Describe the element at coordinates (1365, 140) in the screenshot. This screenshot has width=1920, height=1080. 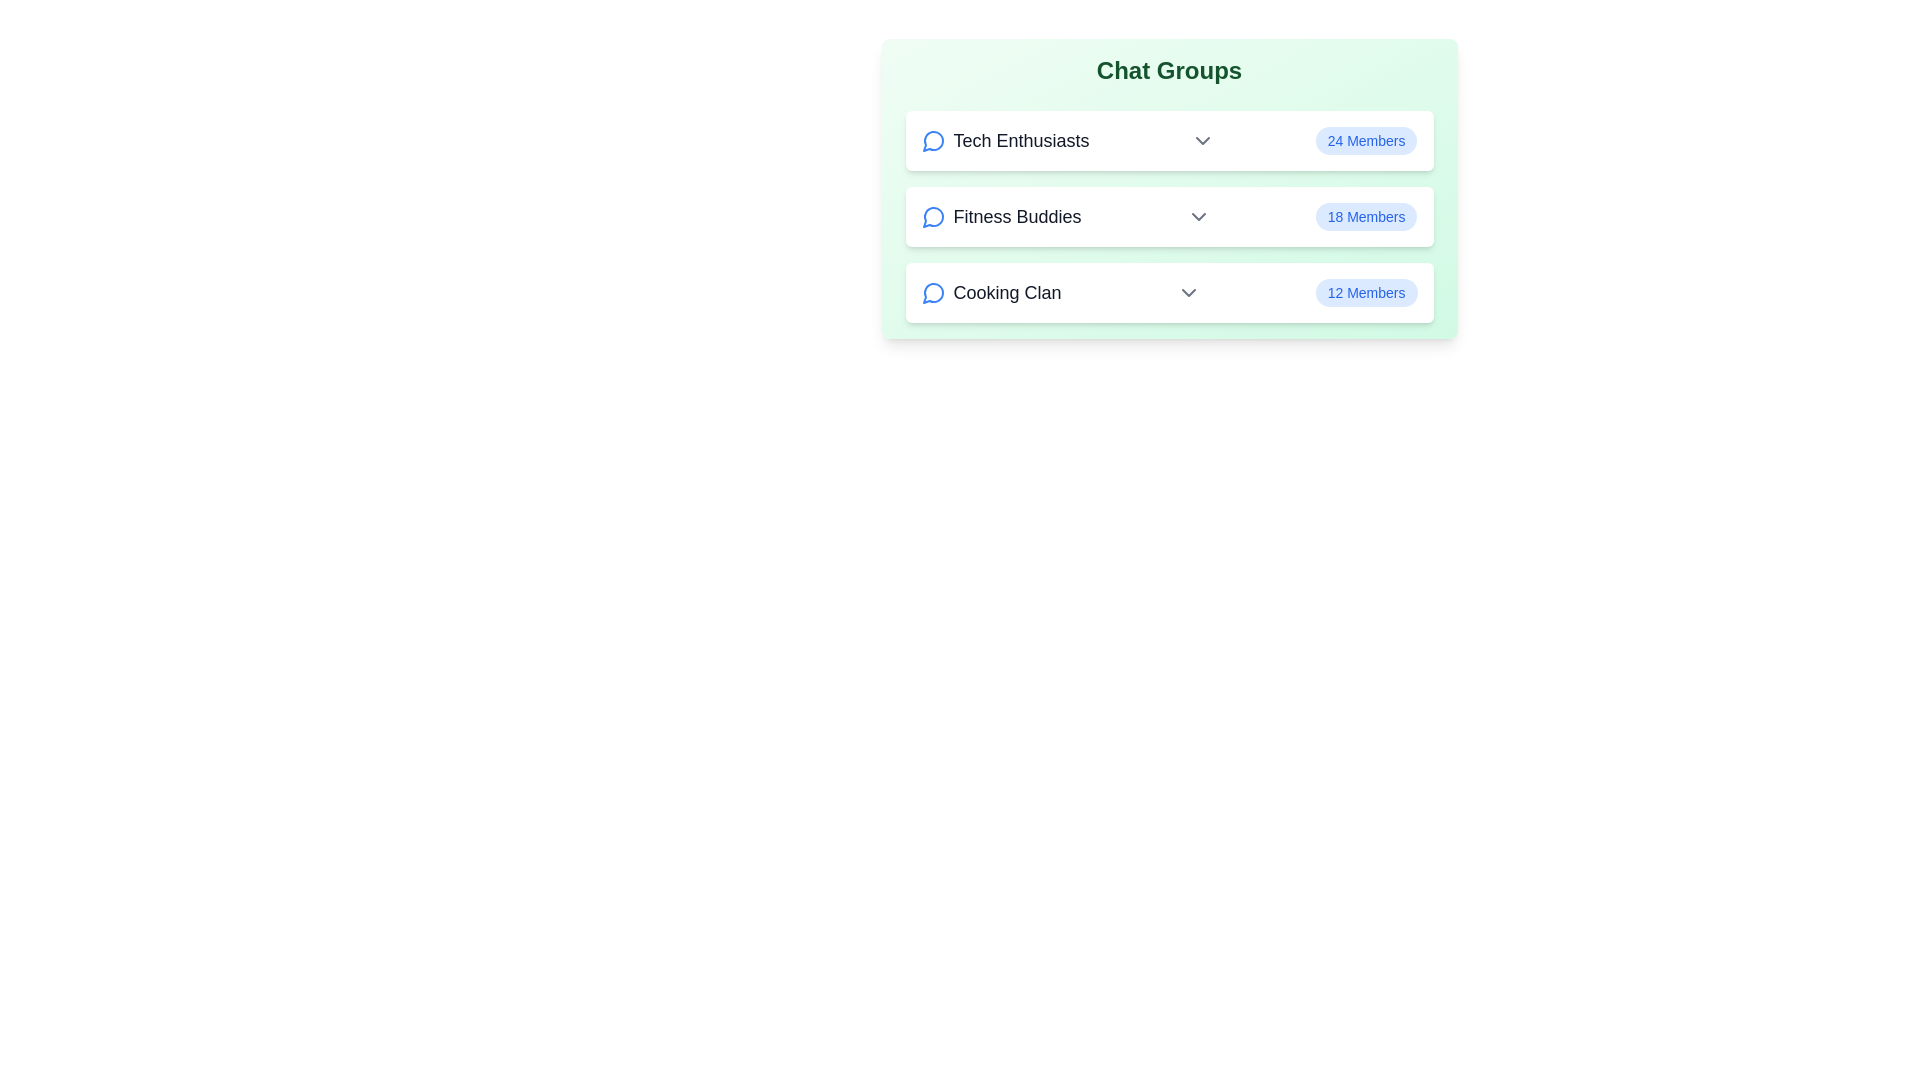
I see `the member count badge for the group 'Tech Enthusiasts'` at that location.